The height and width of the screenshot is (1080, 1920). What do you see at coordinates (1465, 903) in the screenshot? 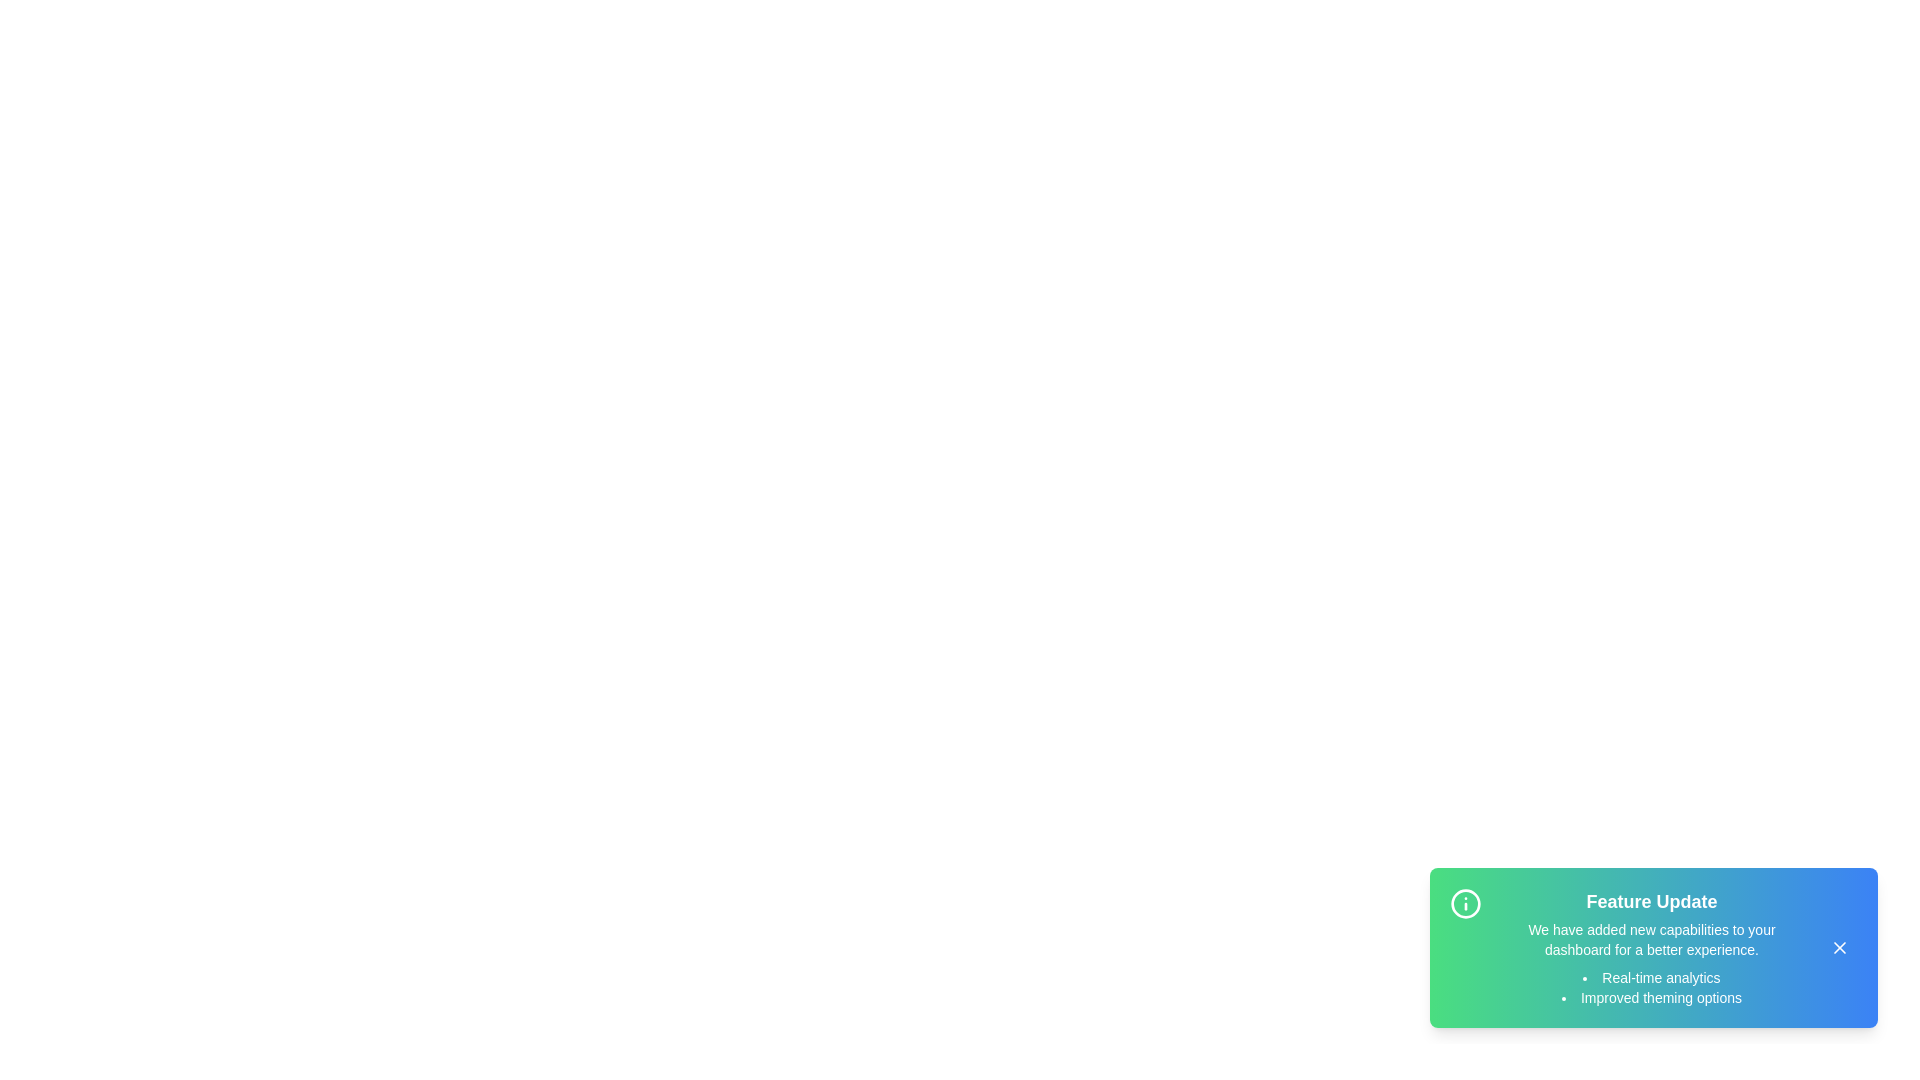
I see `the information icon to emphasize its presence` at bounding box center [1465, 903].